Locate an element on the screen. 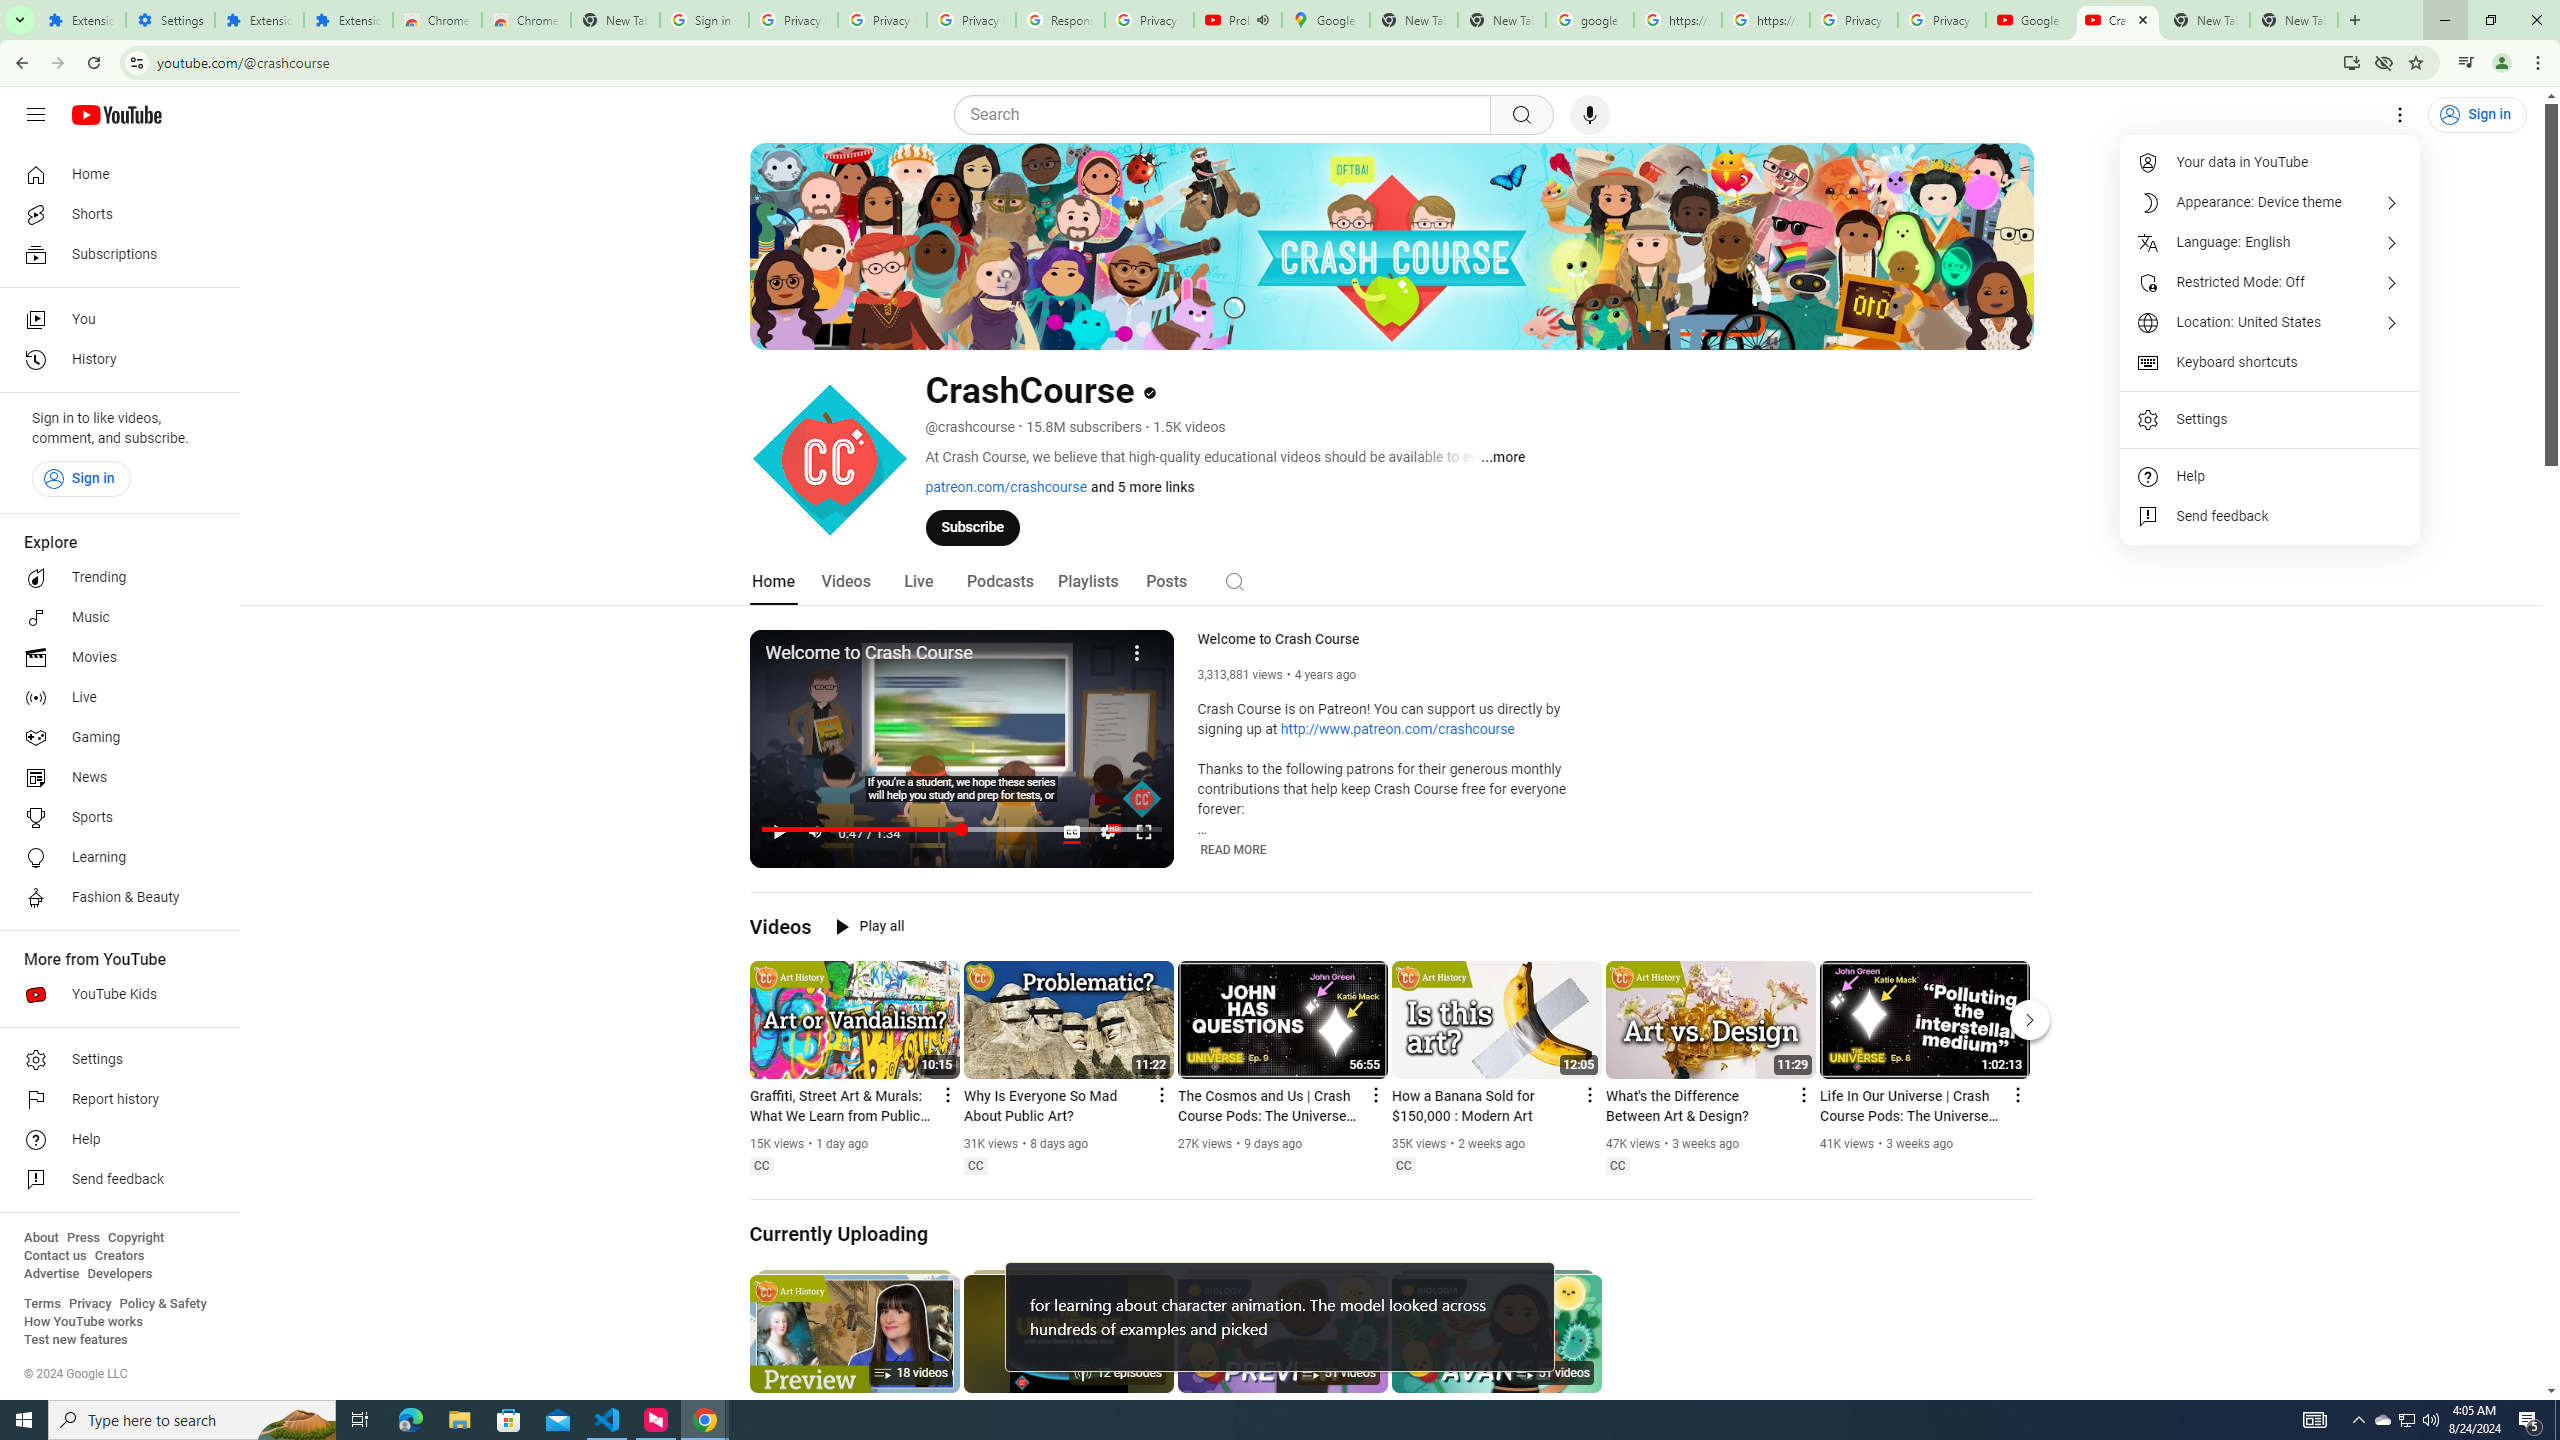 This screenshot has height=1440, width=2560. 'Google Maps' is located at coordinates (1325, 19).